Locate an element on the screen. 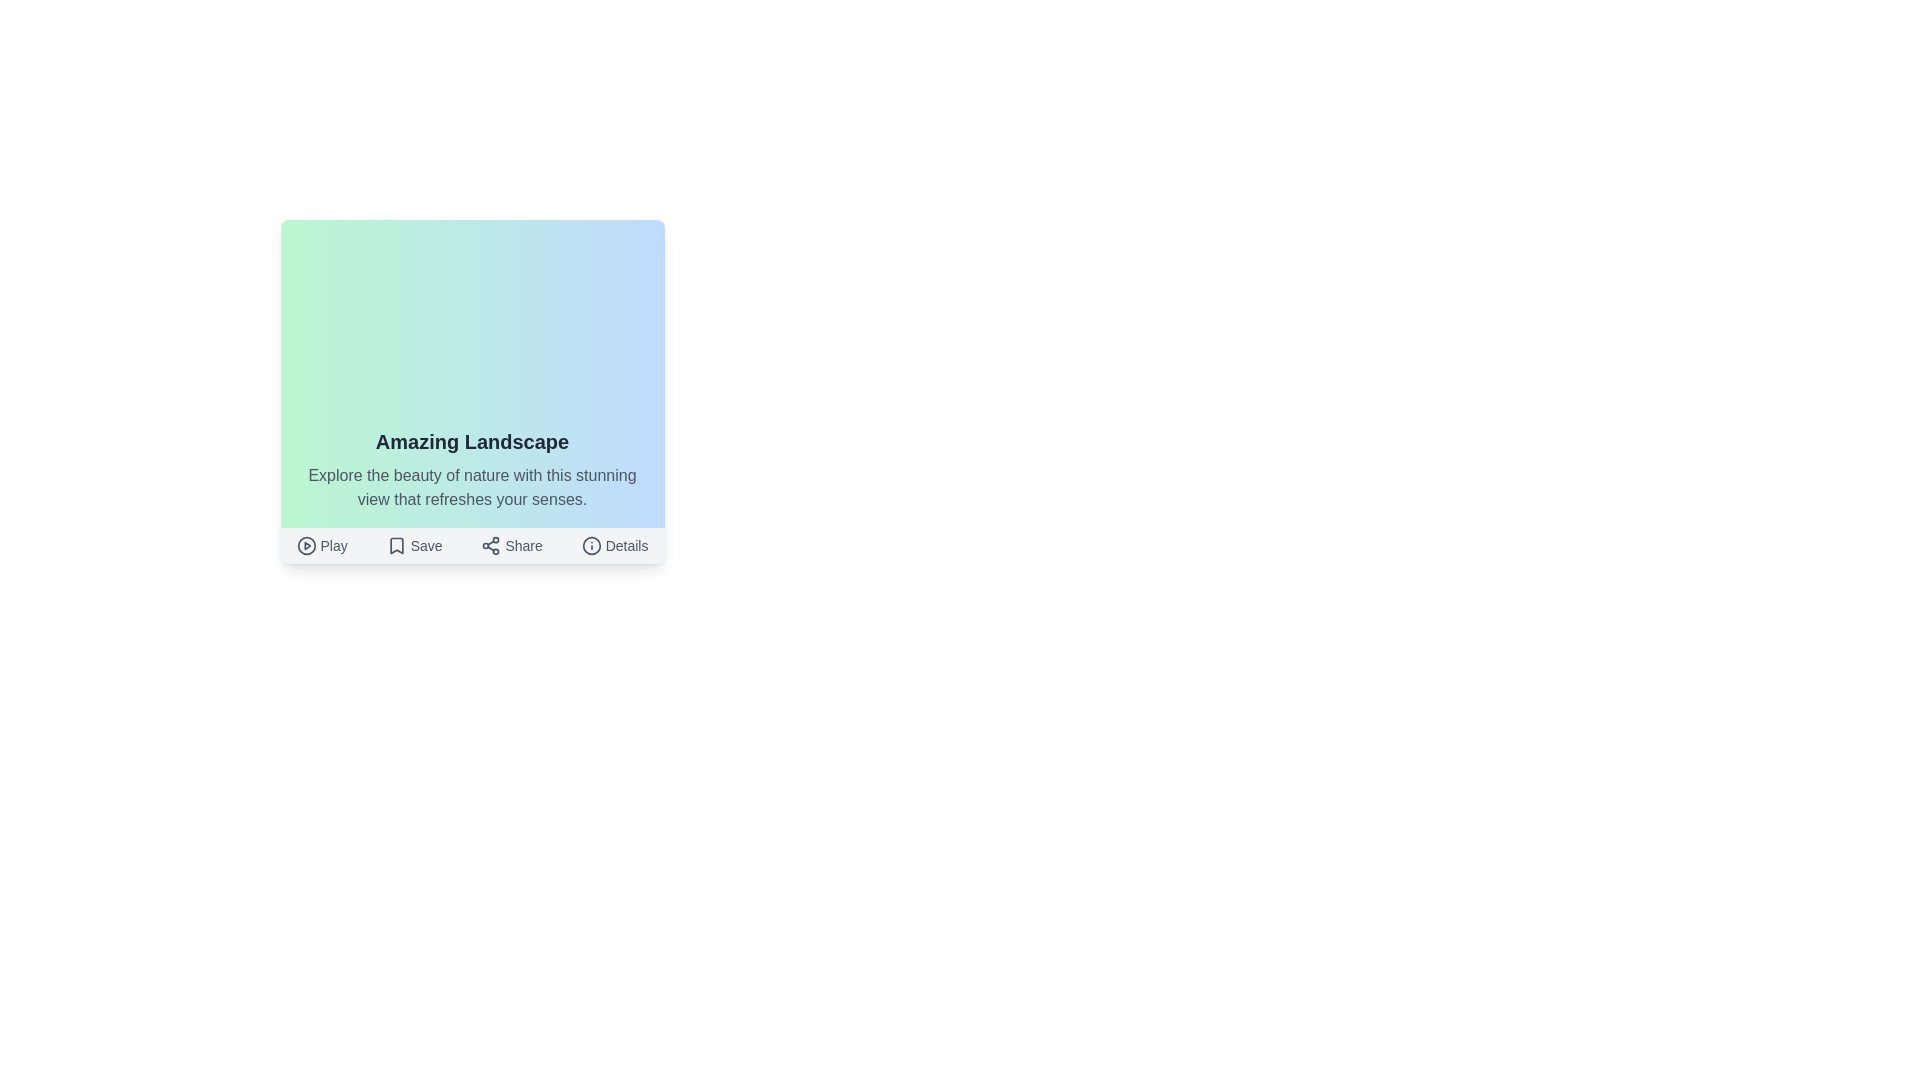 Image resolution: width=1920 pixels, height=1080 pixels. the descriptive text located below the title 'Amazing Landscape', which provides additional context about the content is located at coordinates (471, 488).